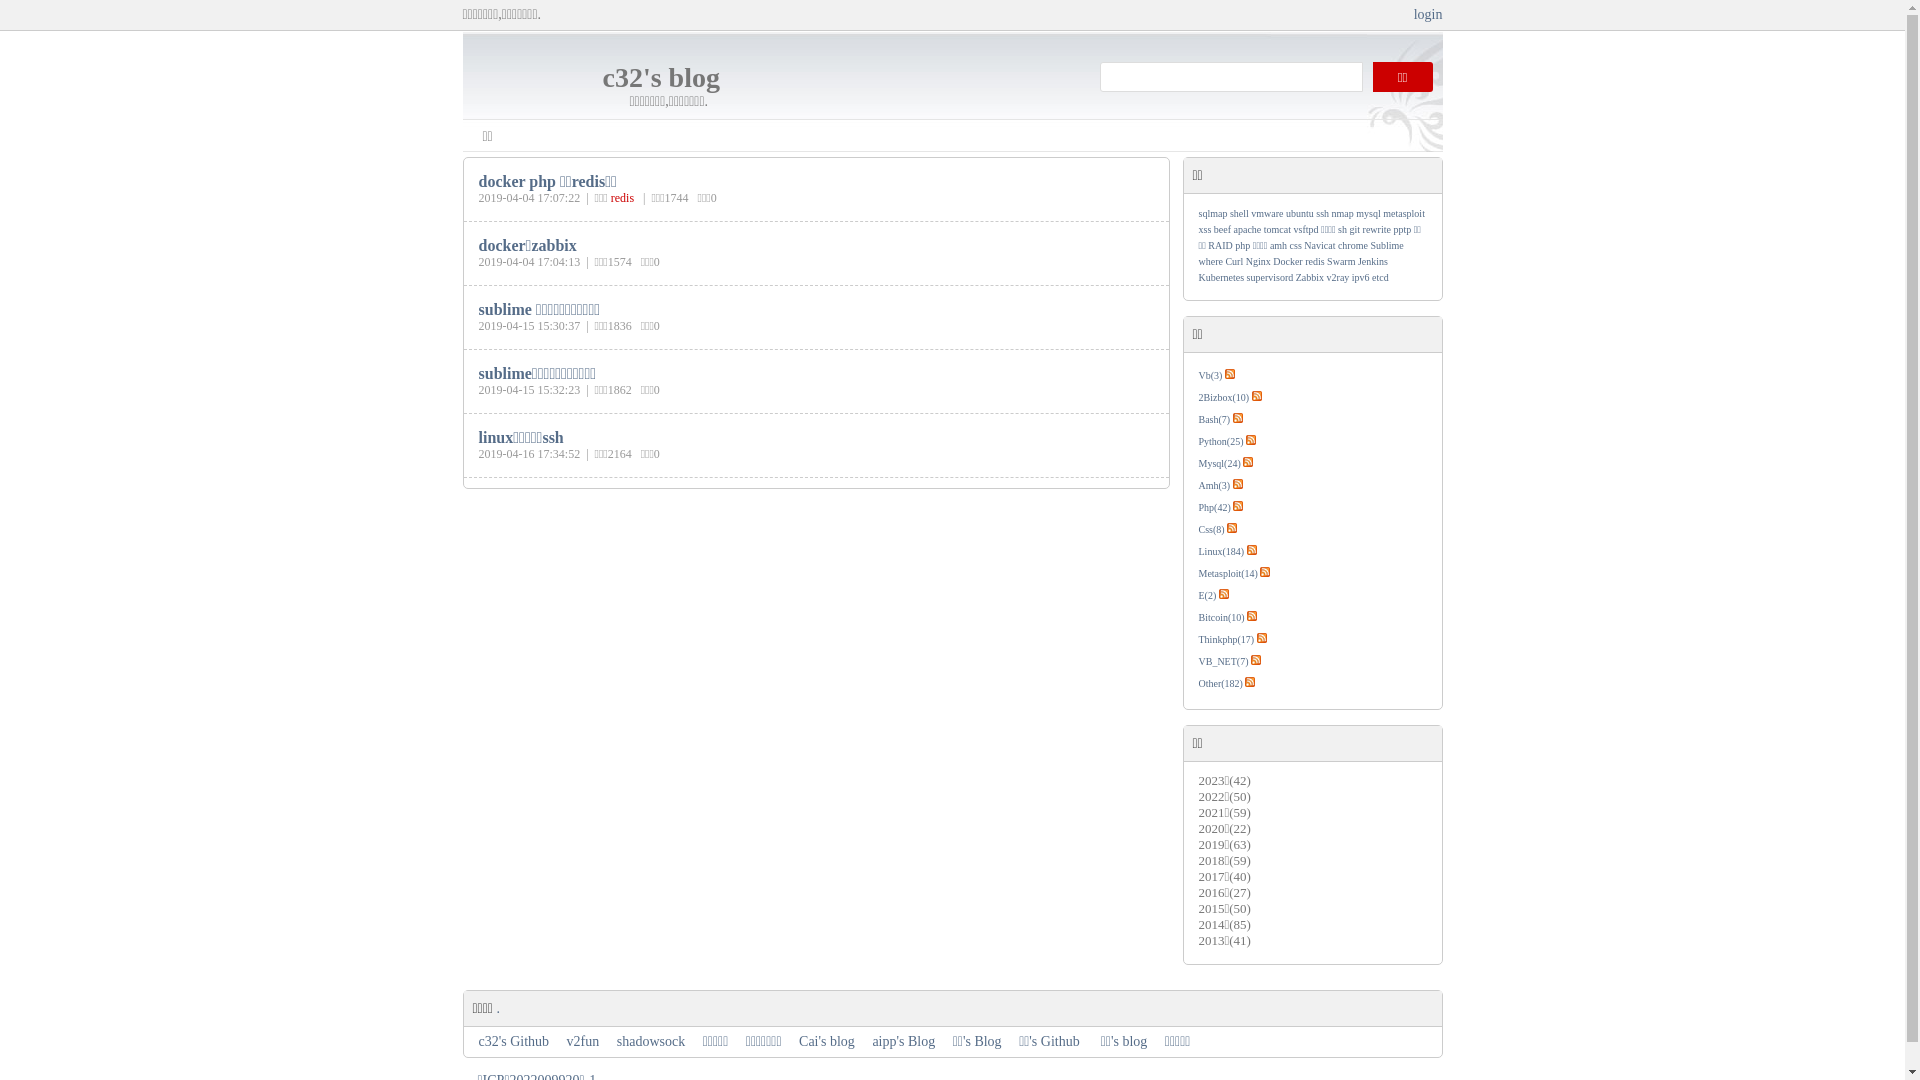  What do you see at coordinates (1224, 639) in the screenshot?
I see `'Thinkphp(17)'` at bounding box center [1224, 639].